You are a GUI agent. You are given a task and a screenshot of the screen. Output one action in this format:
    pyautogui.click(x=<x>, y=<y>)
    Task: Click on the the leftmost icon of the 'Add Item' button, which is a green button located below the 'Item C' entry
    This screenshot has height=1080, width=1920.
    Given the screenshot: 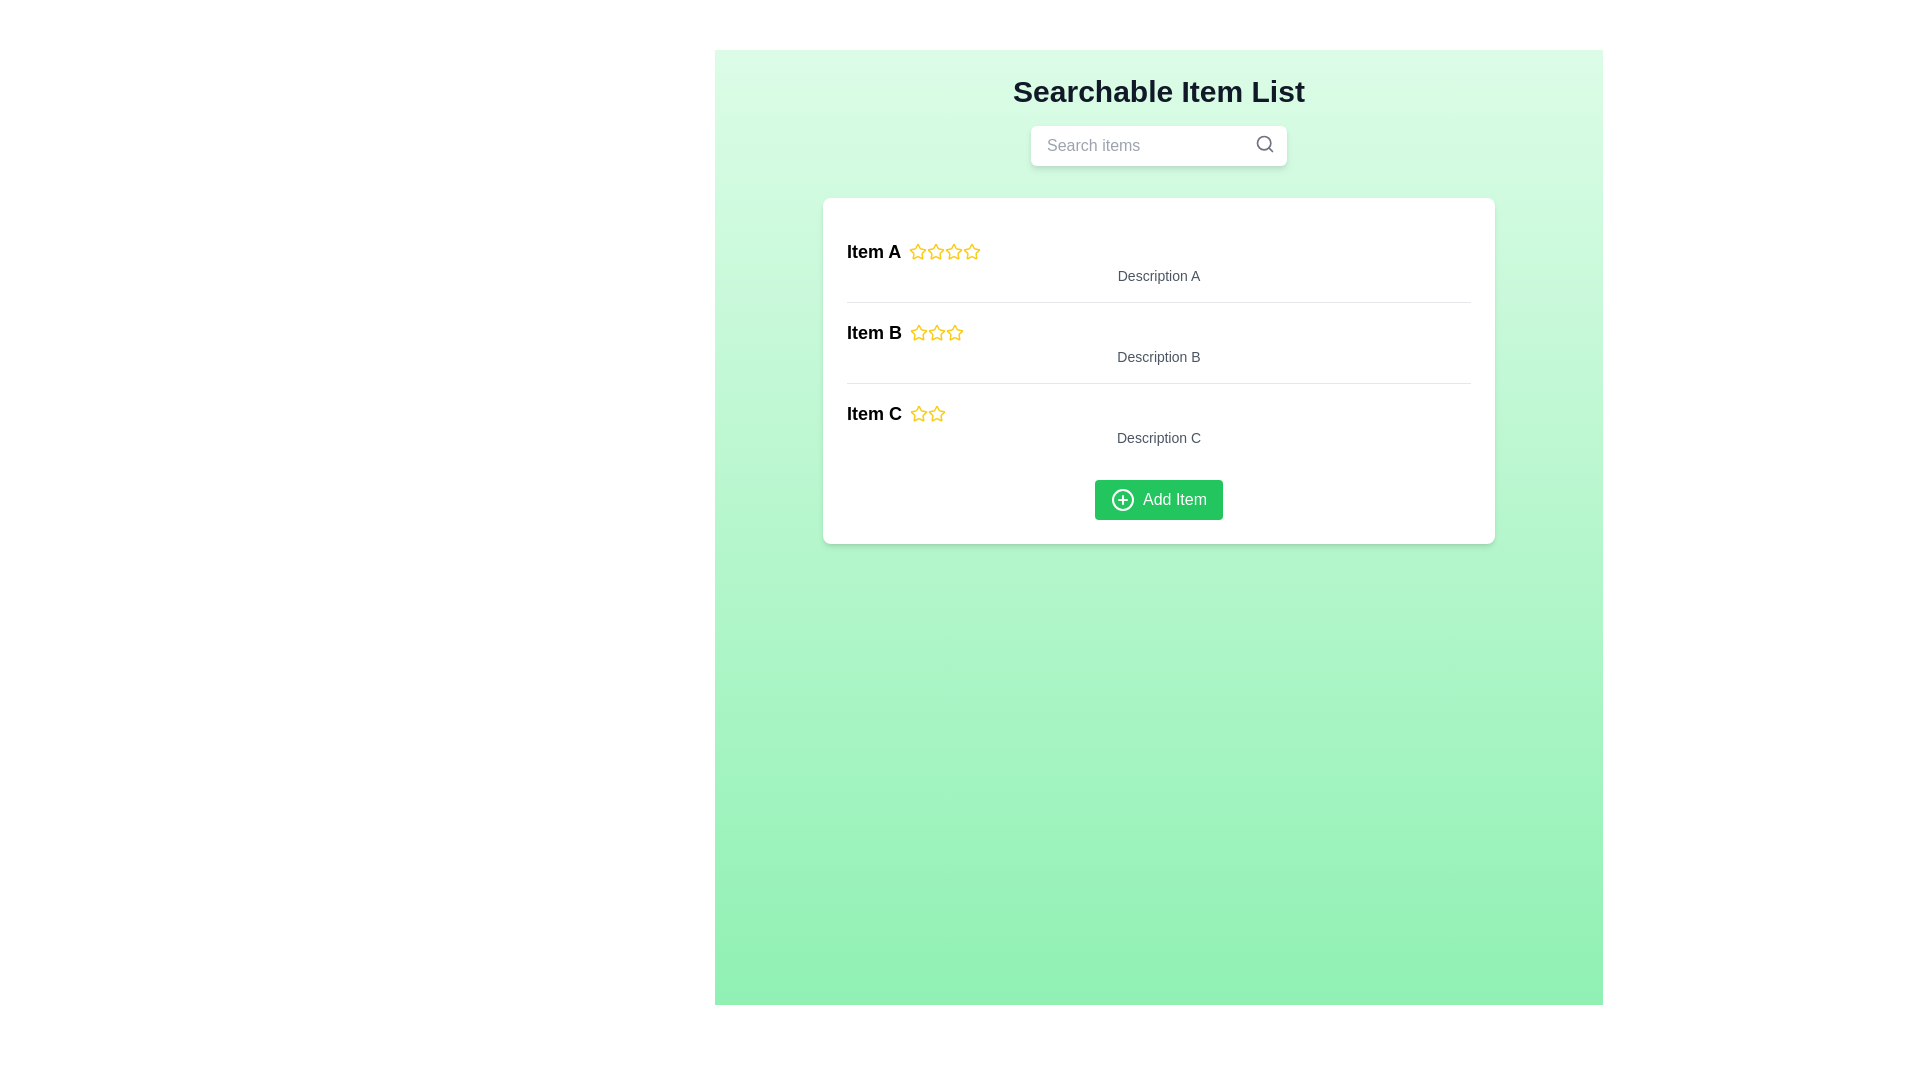 What is the action you would take?
    pyautogui.click(x=1123, y=499)
    